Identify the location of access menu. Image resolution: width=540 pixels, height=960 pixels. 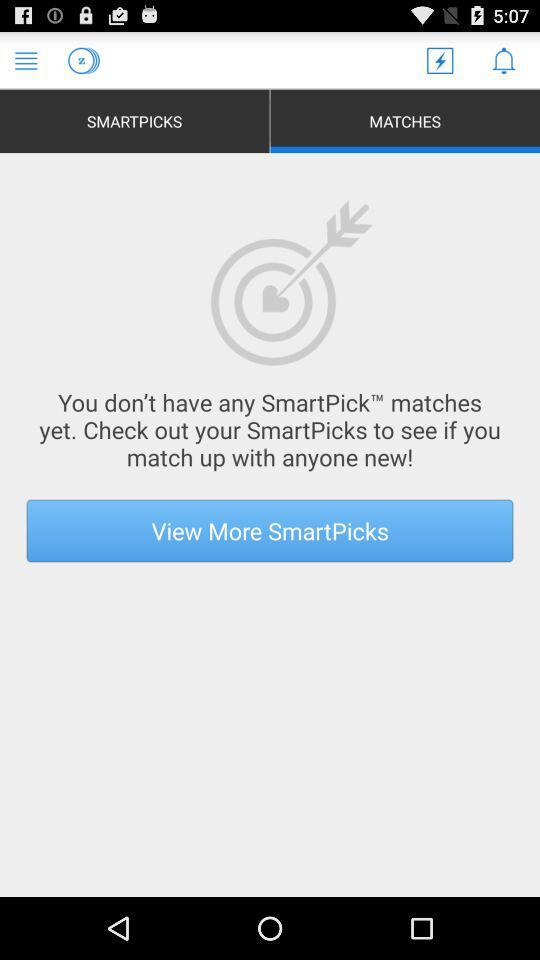
(25, 59).